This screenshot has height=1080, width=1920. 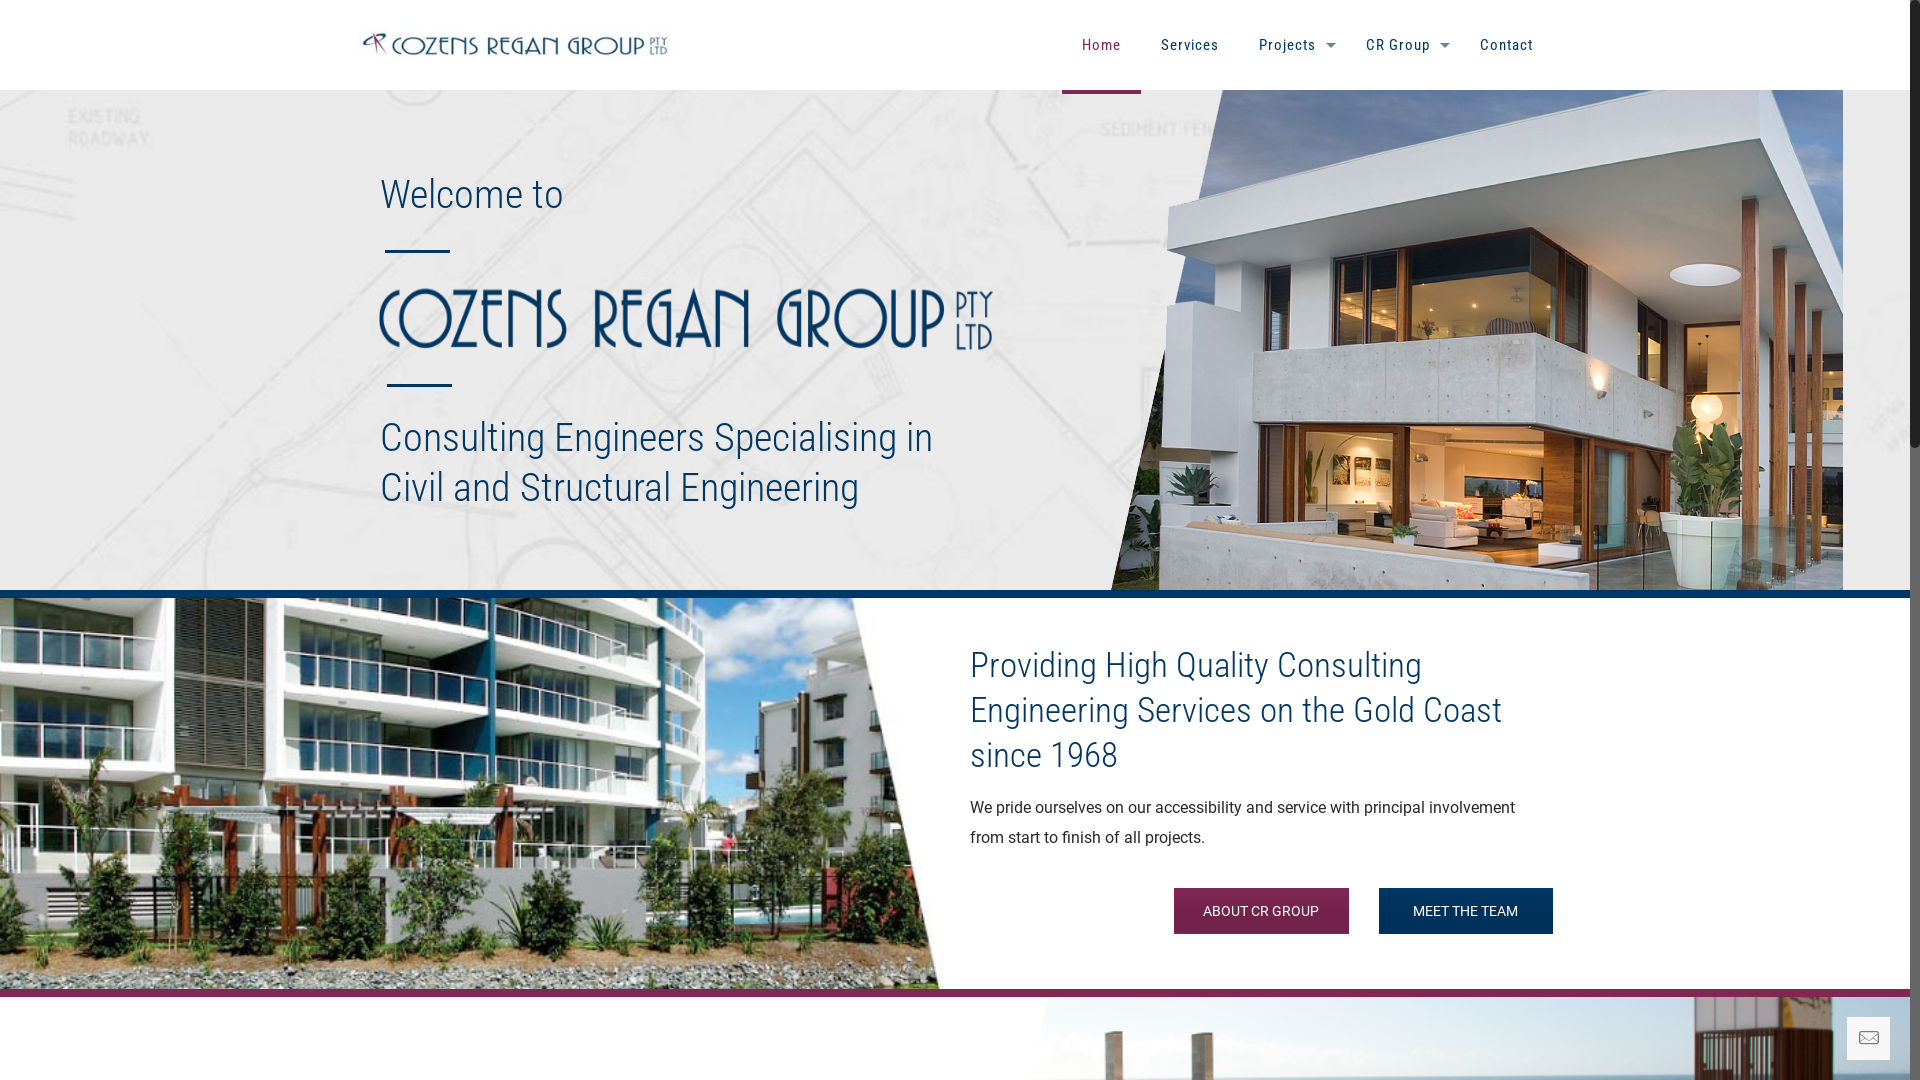 What do you see at coordinates (1506, 45) in the screenshot?
I see `'Contact'` at bounding box center [1506, 45].